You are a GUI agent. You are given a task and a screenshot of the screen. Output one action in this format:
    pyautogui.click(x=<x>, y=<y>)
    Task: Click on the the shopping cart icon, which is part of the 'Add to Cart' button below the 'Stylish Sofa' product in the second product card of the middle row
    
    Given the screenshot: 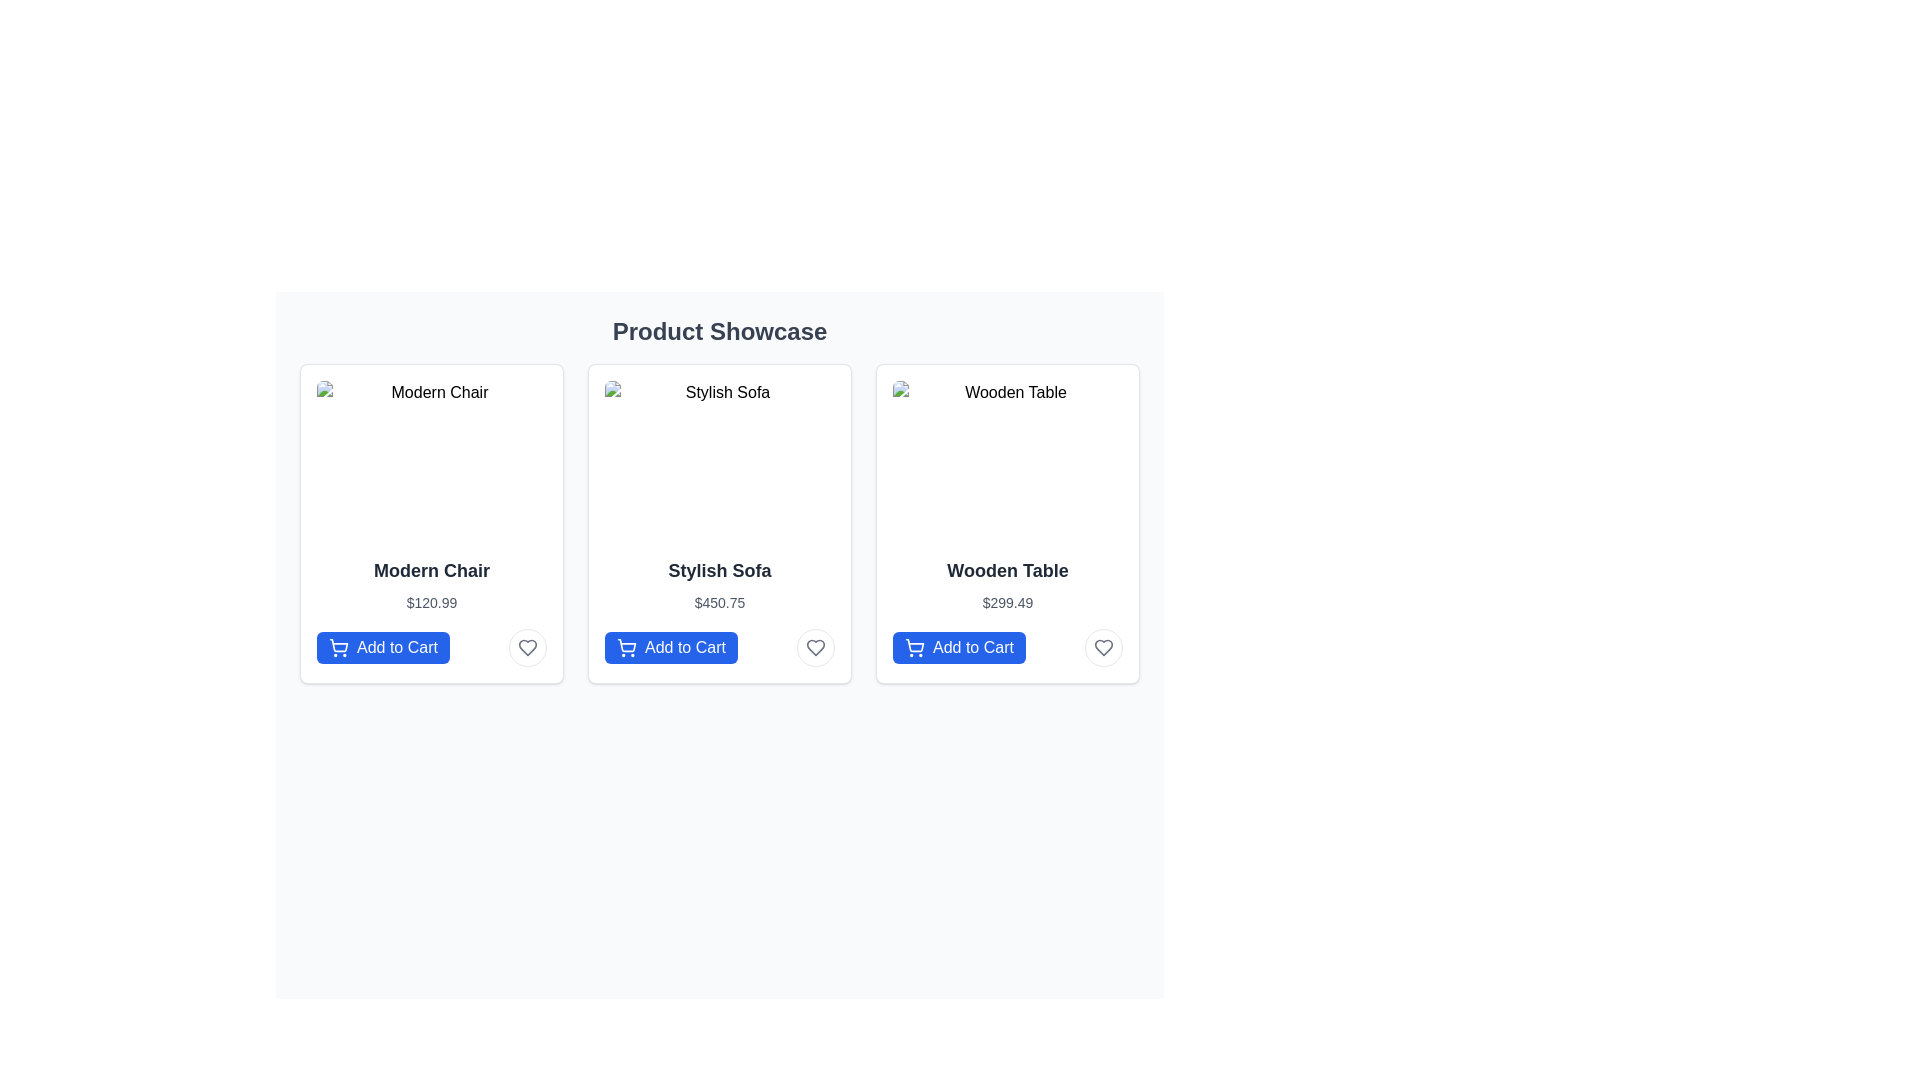 What is the action you would take?
    pyautogui.click(x=626, y=645)
    